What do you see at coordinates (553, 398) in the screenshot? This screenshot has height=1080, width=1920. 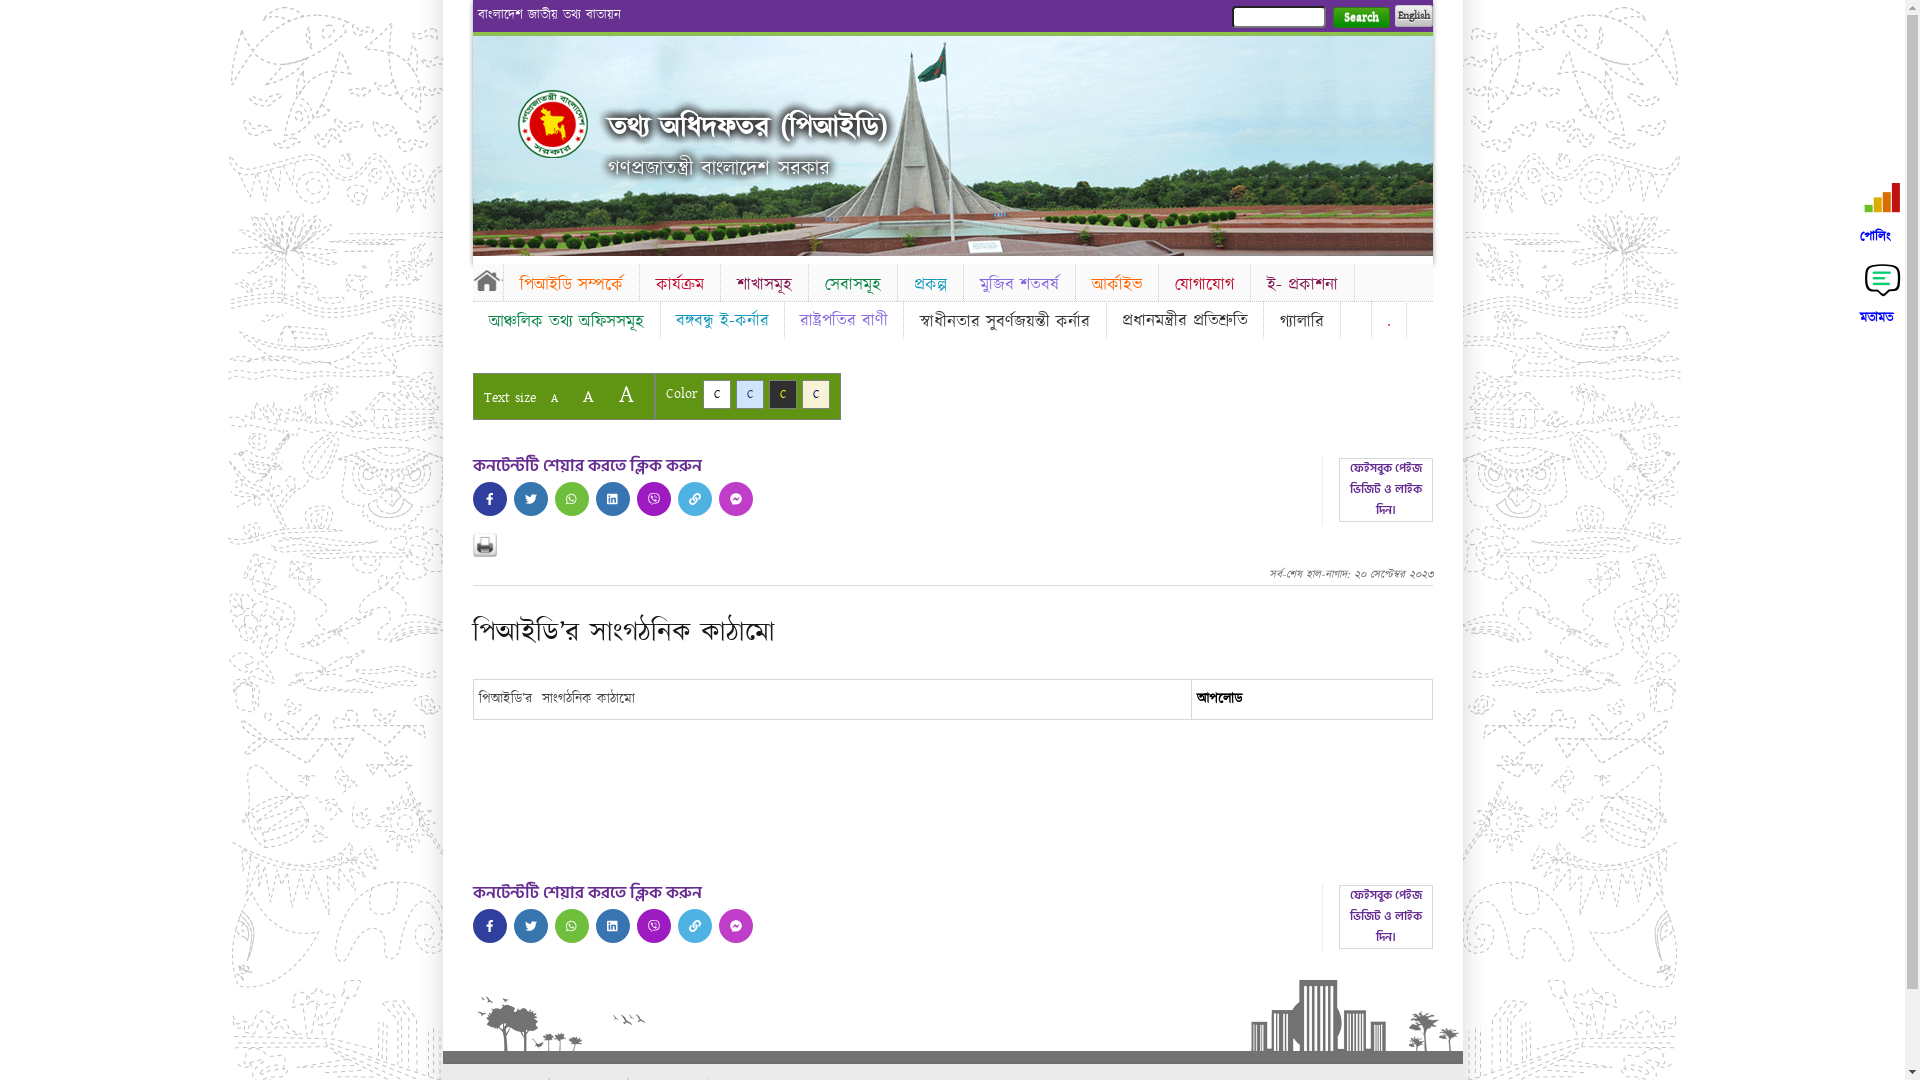 I see `'A'` at bounding box center [553, 398].